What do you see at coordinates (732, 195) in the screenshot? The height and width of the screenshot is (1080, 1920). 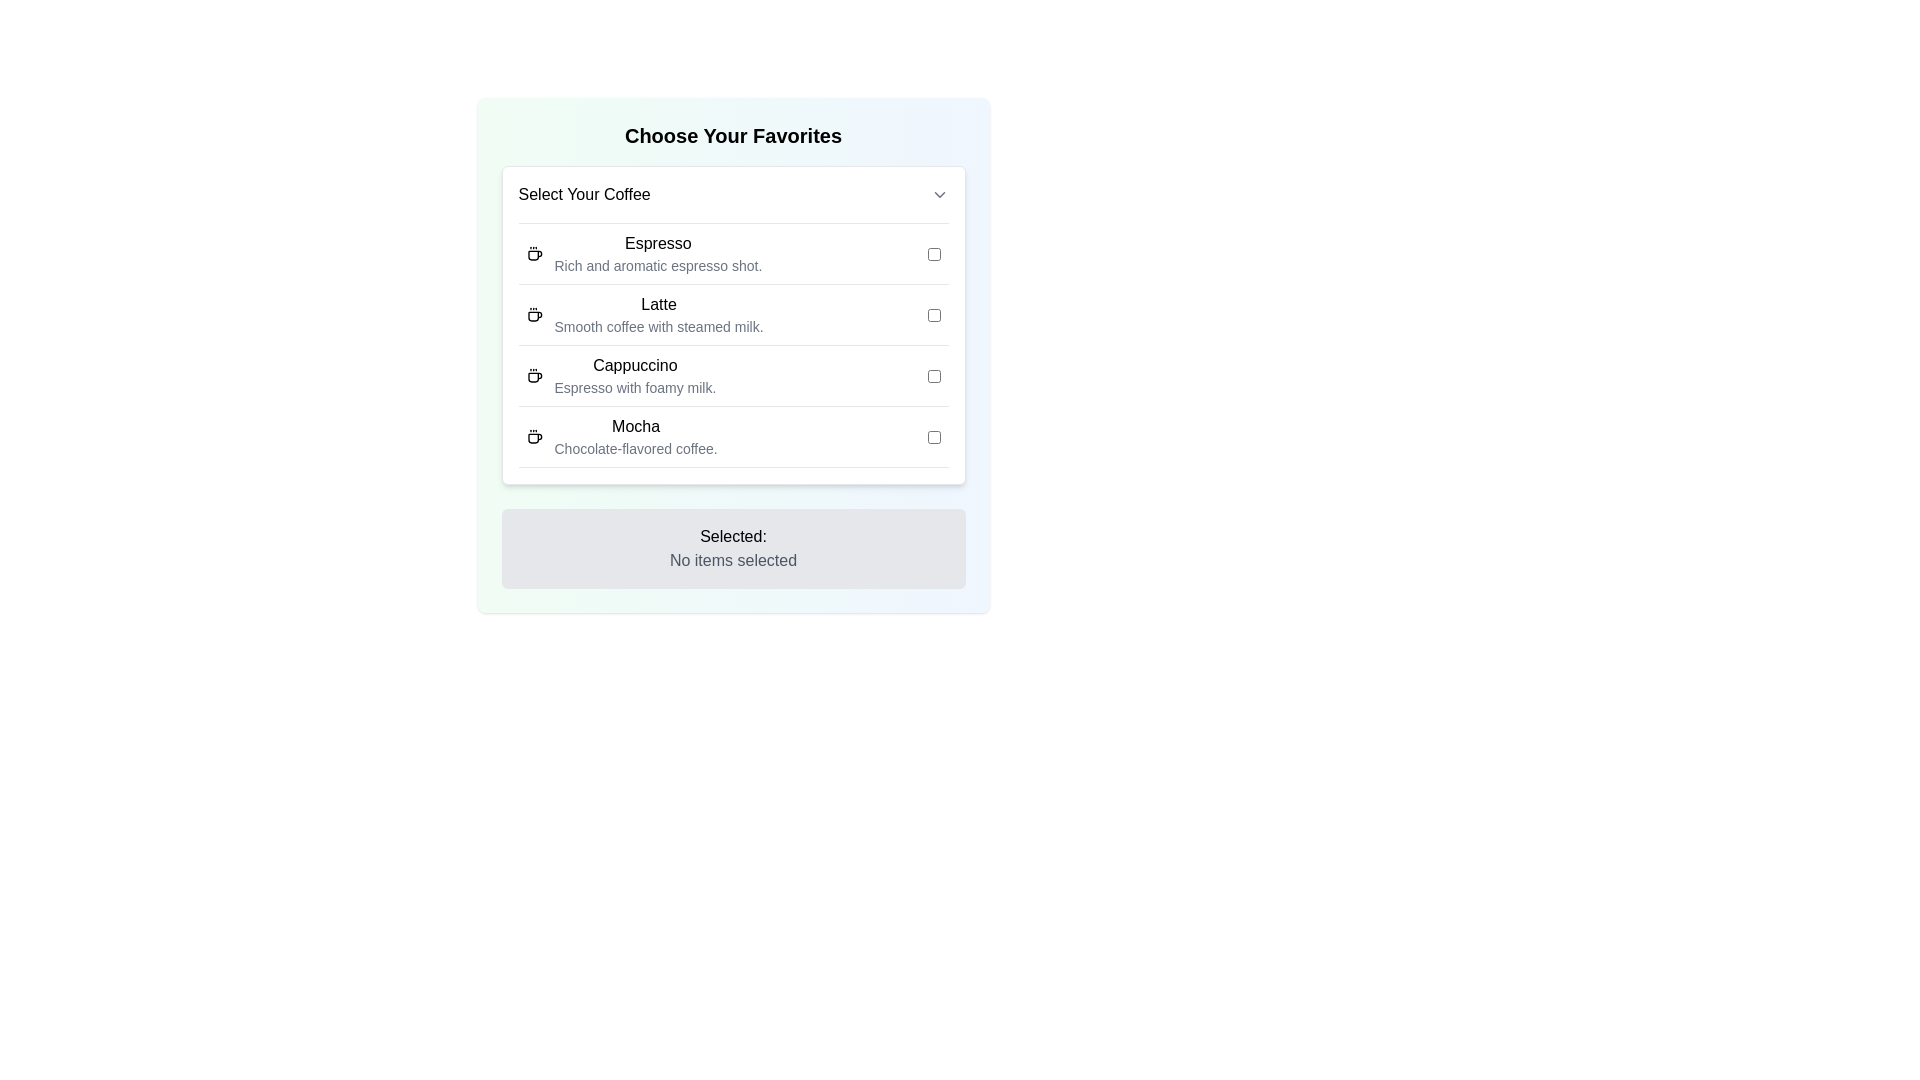 I see `the dropdown menu labeled 'Select Your Coffee'` at bounding box center [732, 195].